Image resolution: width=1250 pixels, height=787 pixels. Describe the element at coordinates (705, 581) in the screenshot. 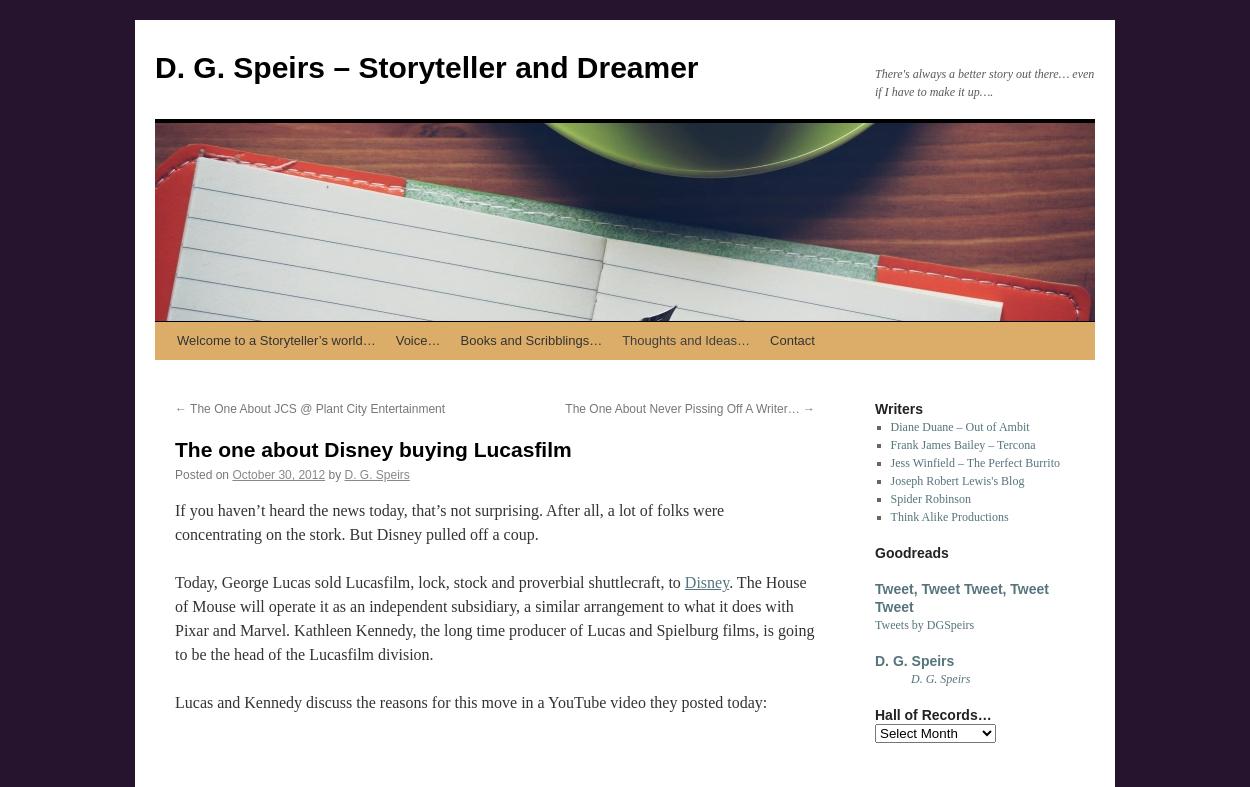

I see `'Disney'` at that location.